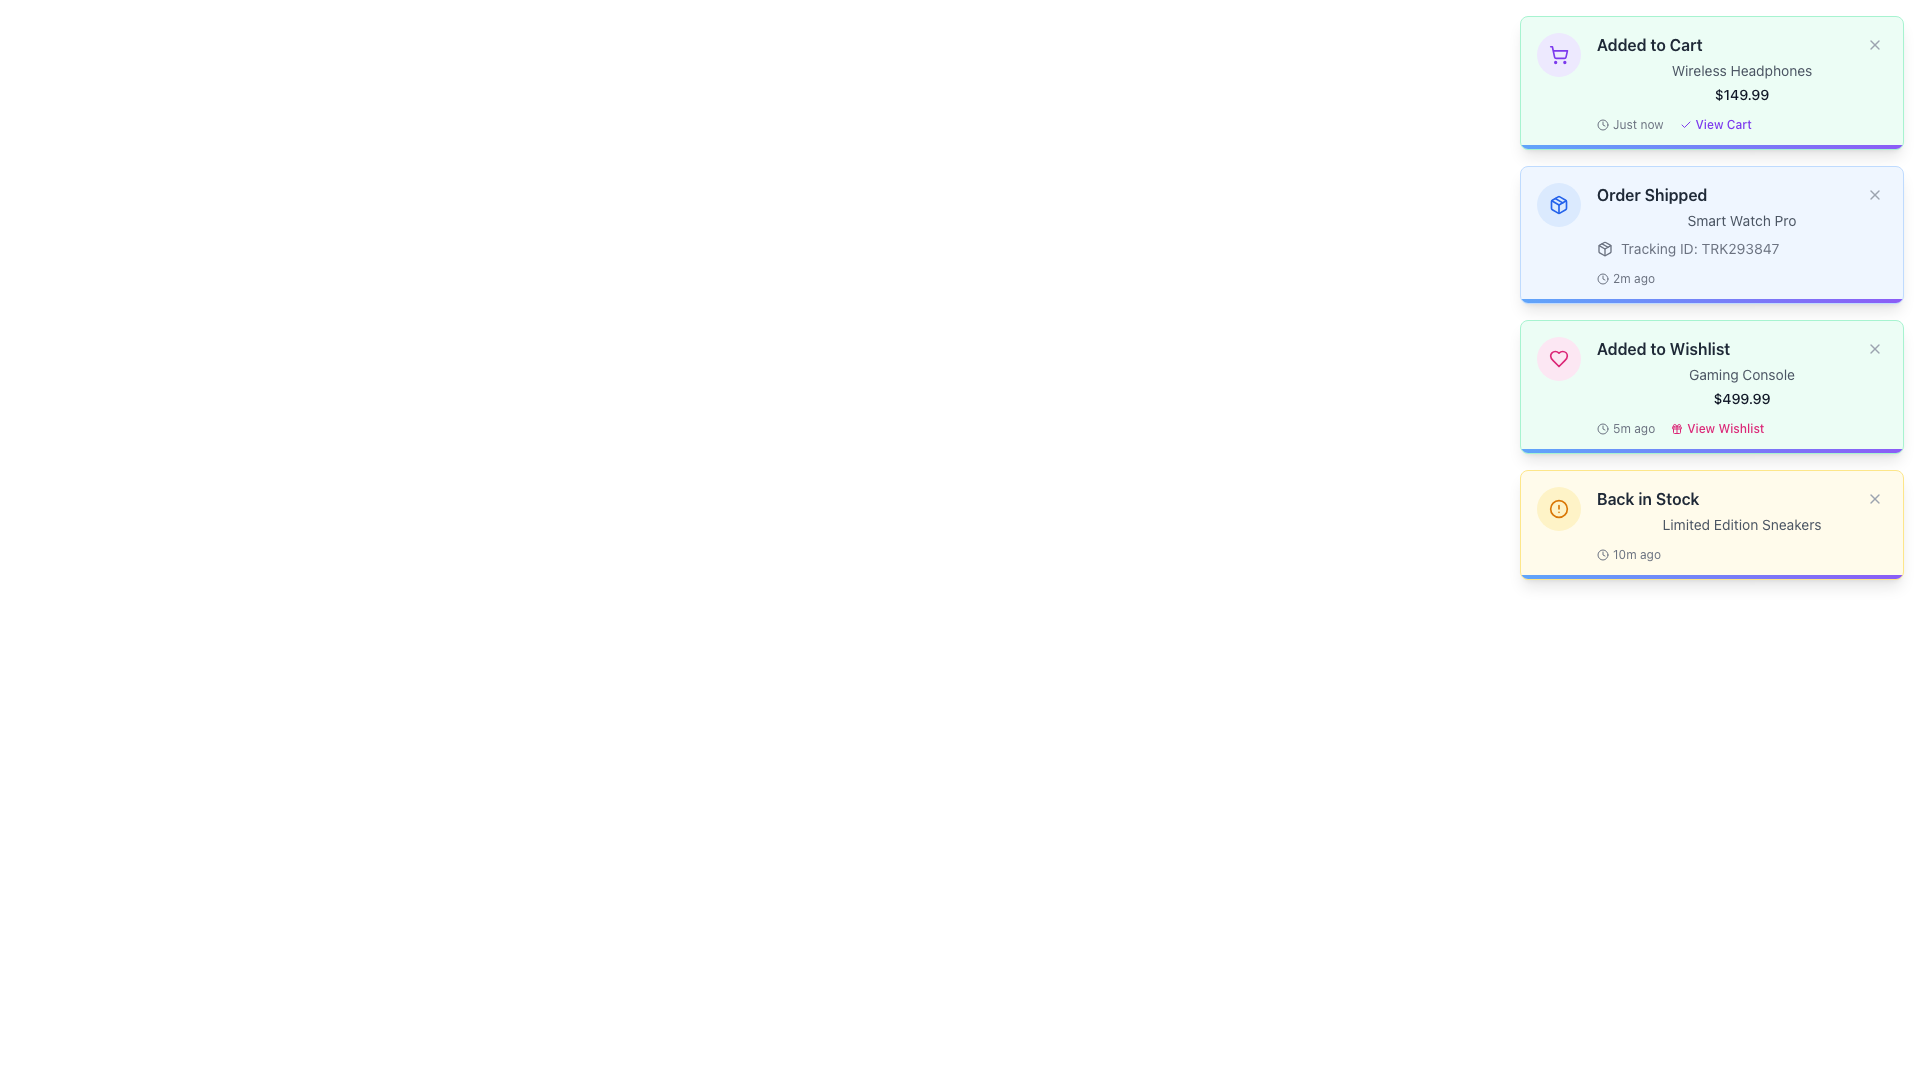 The height and width of the screenshot is (1080, 1920). I want to click on the close button with an SVG icon located in the top-right corner of the 'Back in Stock' notification card, so click(1874, 497).